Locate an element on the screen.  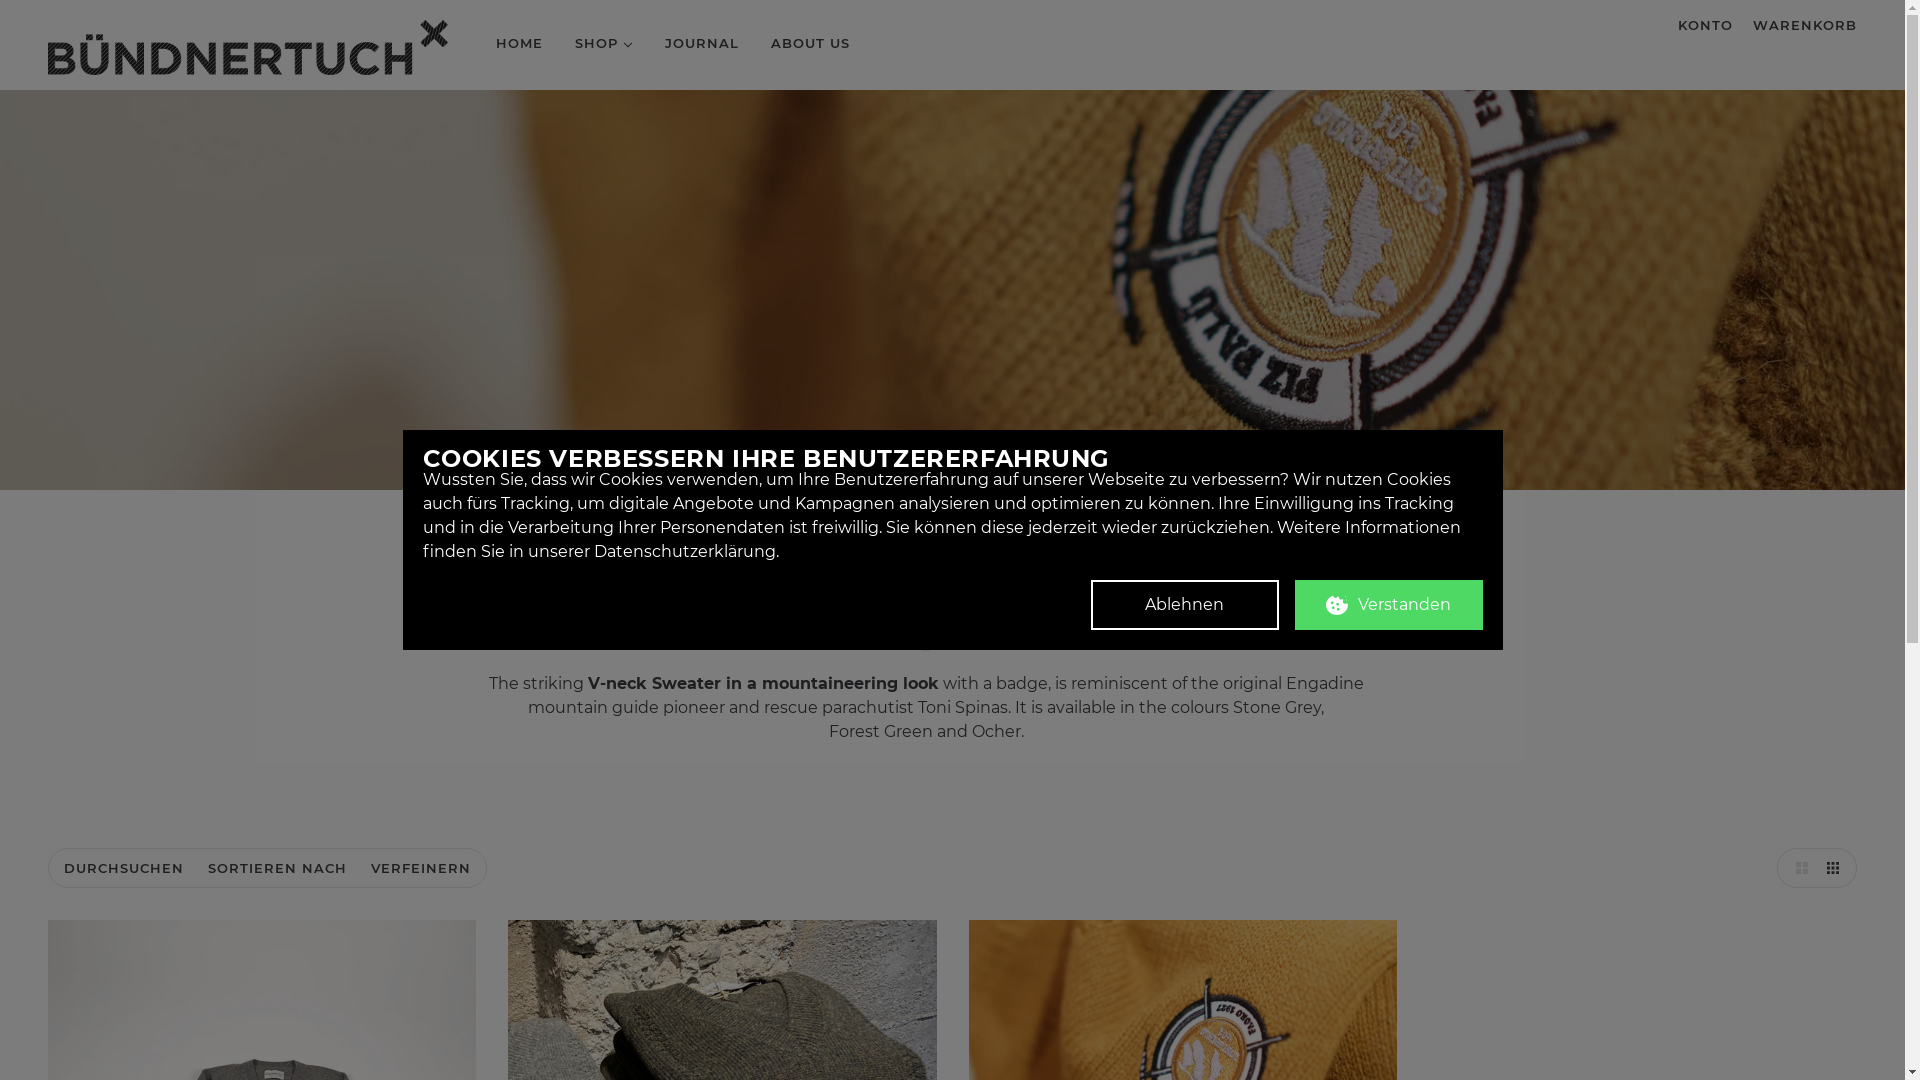
'KONTO' is located at coordinates (1668, 24).